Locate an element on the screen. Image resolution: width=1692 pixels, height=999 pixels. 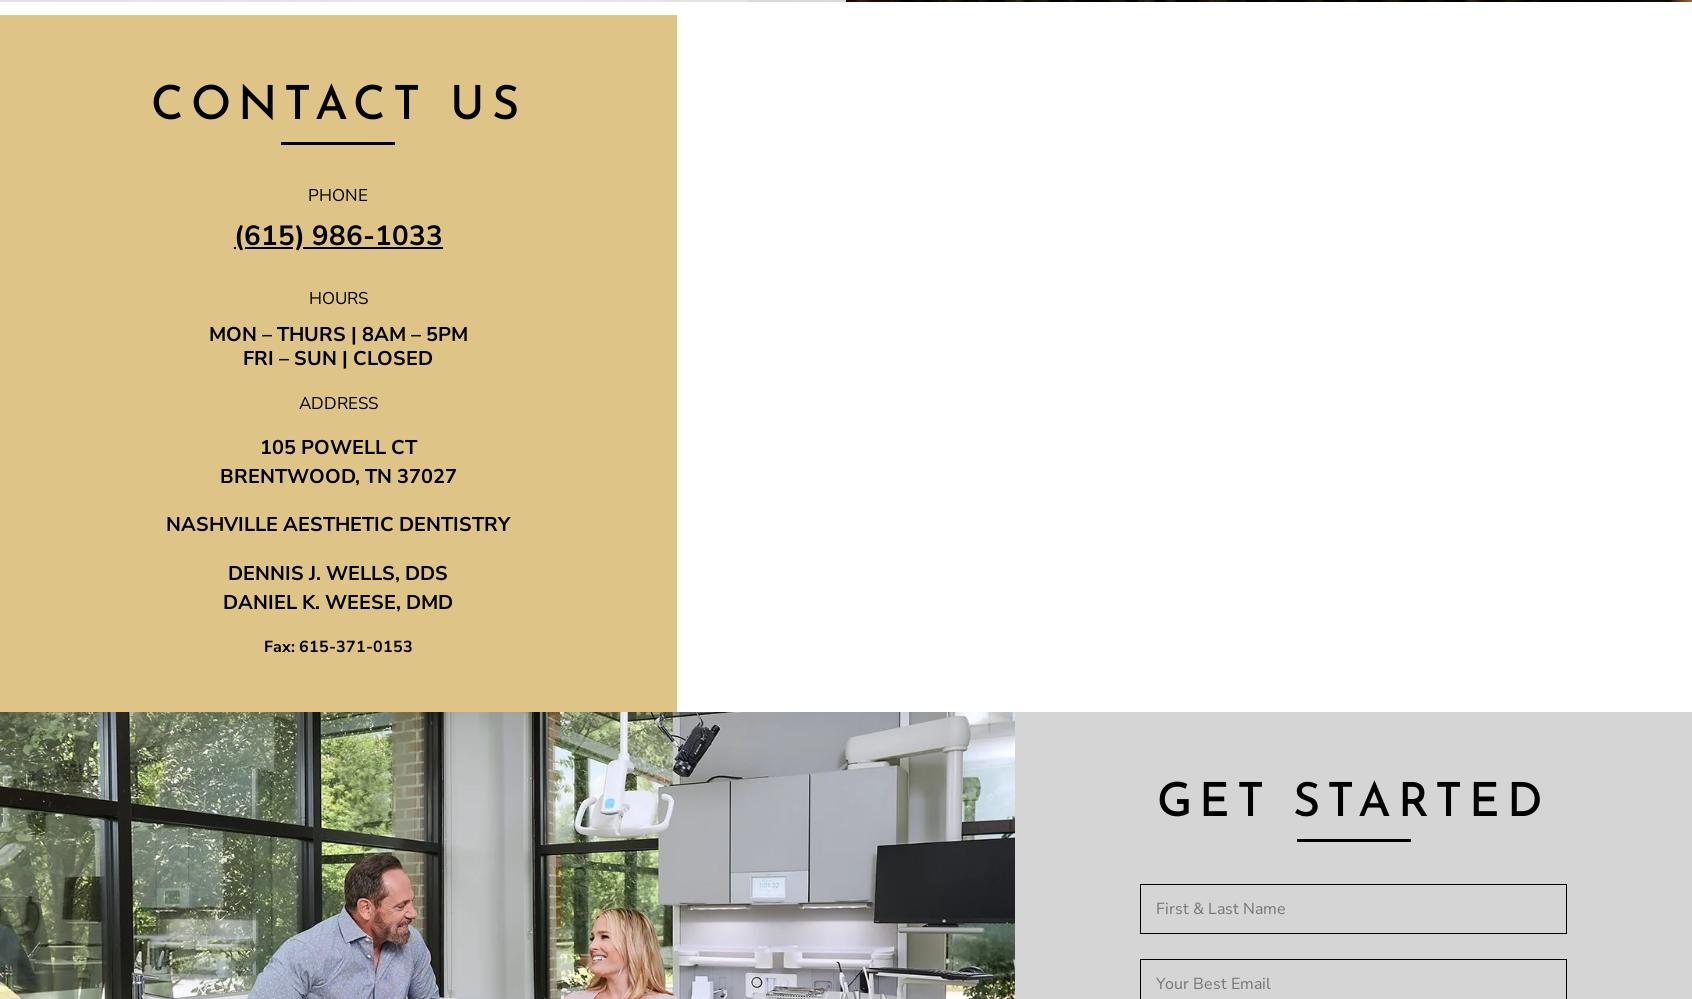
'Contact Us' is located at coordinates (337, 106).